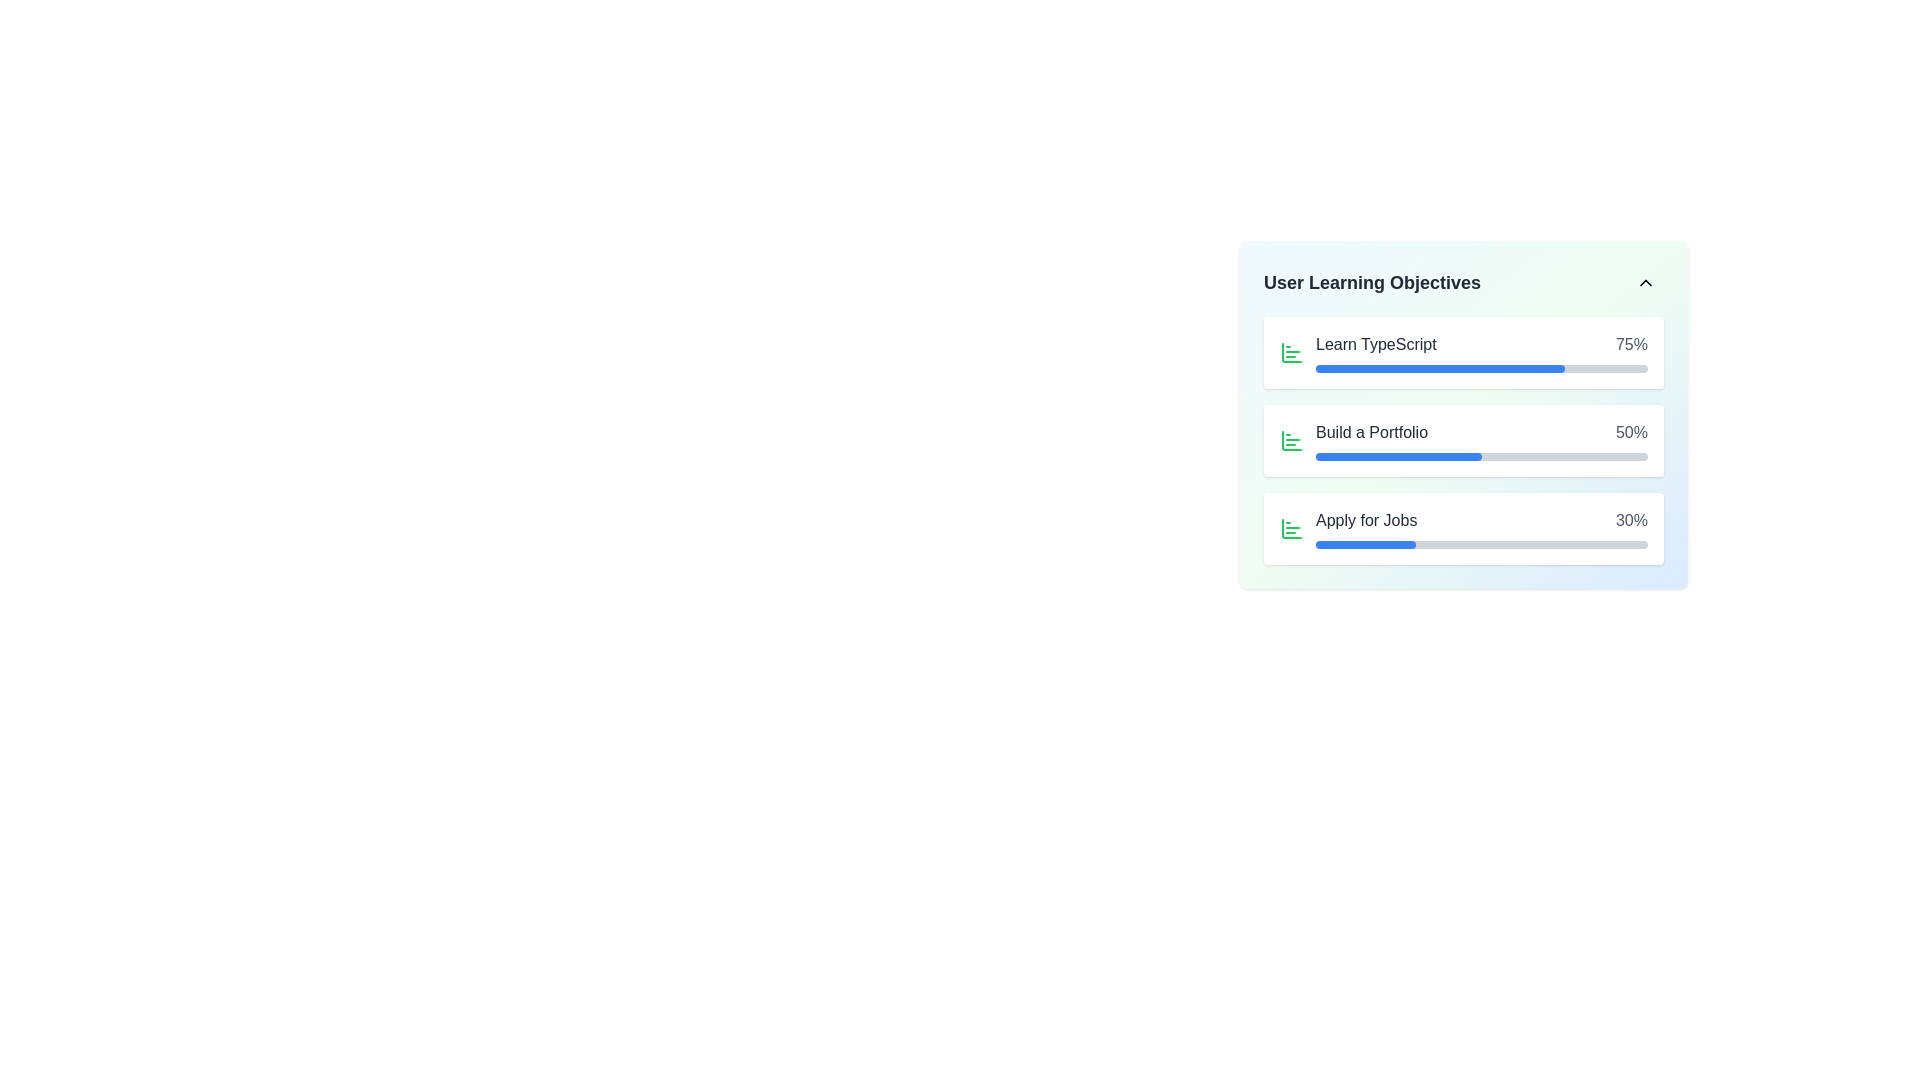  Describe the element at coordinates (1375, 343) in the screenshot. I see `the descriptive text label indicating the learning objective, which is positioned in the center of the first item in the list on the panel, adjacent to a list icon and a percentage completion indicator` at that location.